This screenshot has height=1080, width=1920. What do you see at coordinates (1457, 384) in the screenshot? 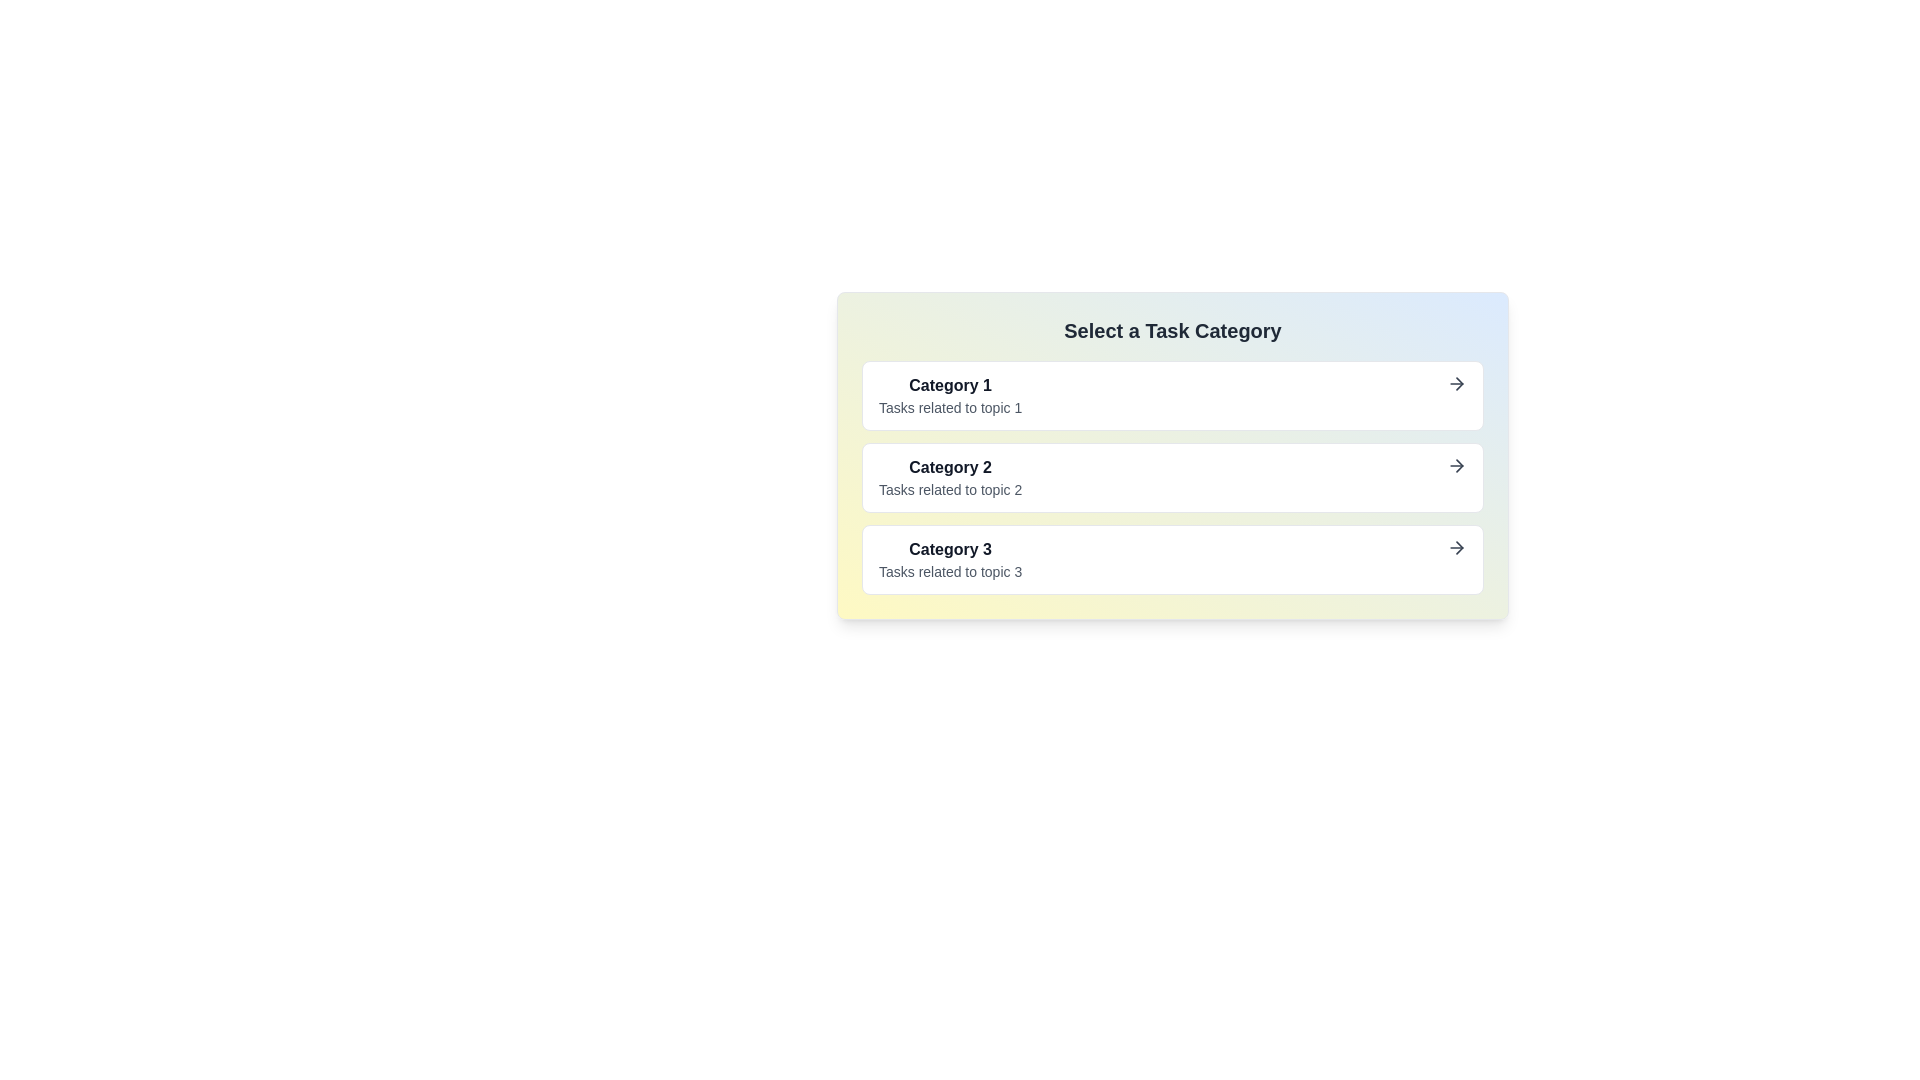
I see `the rightward pointing arrow icon located at the far right of the 'Category 1' entry` at bounding box center [1457, 384].